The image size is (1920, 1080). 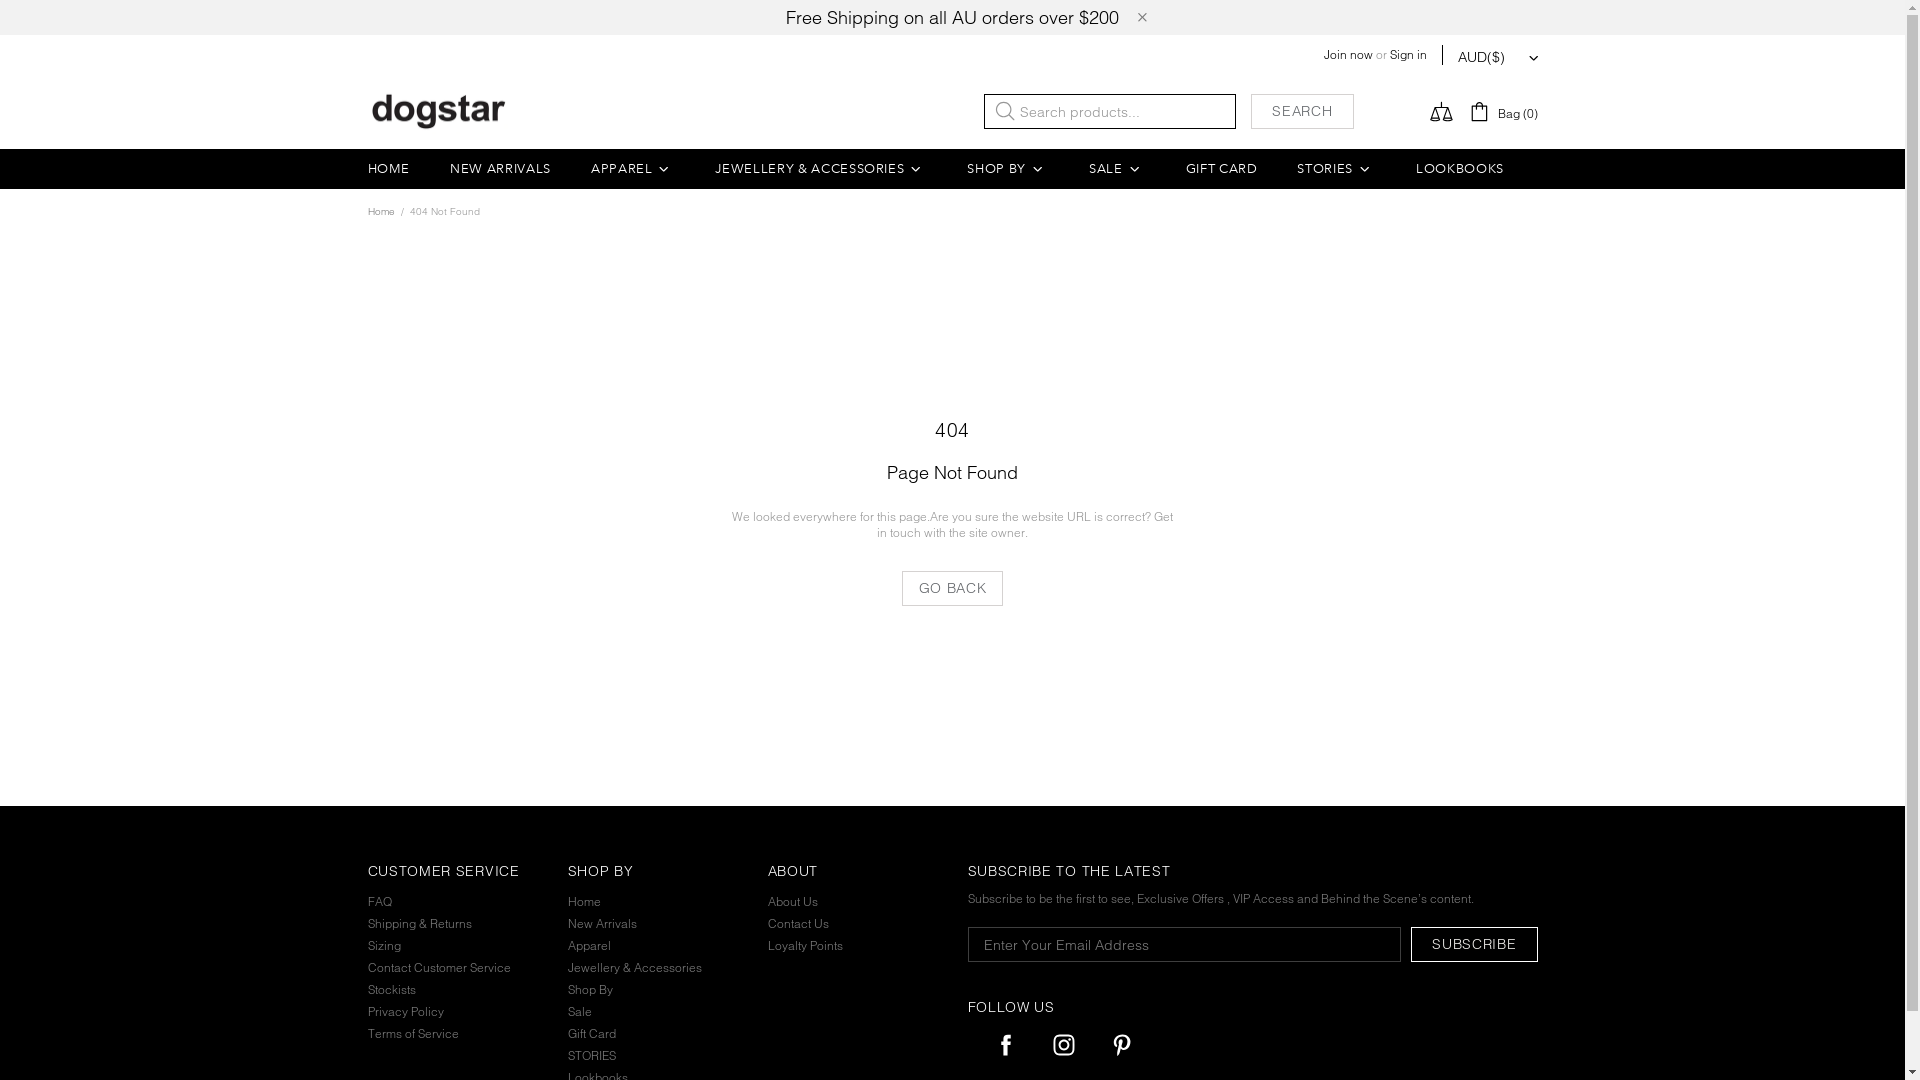 What do you see at coordinates (952, 587) in the screenshot?
I see `'GO BACK'` at bounding box center [952, 587].